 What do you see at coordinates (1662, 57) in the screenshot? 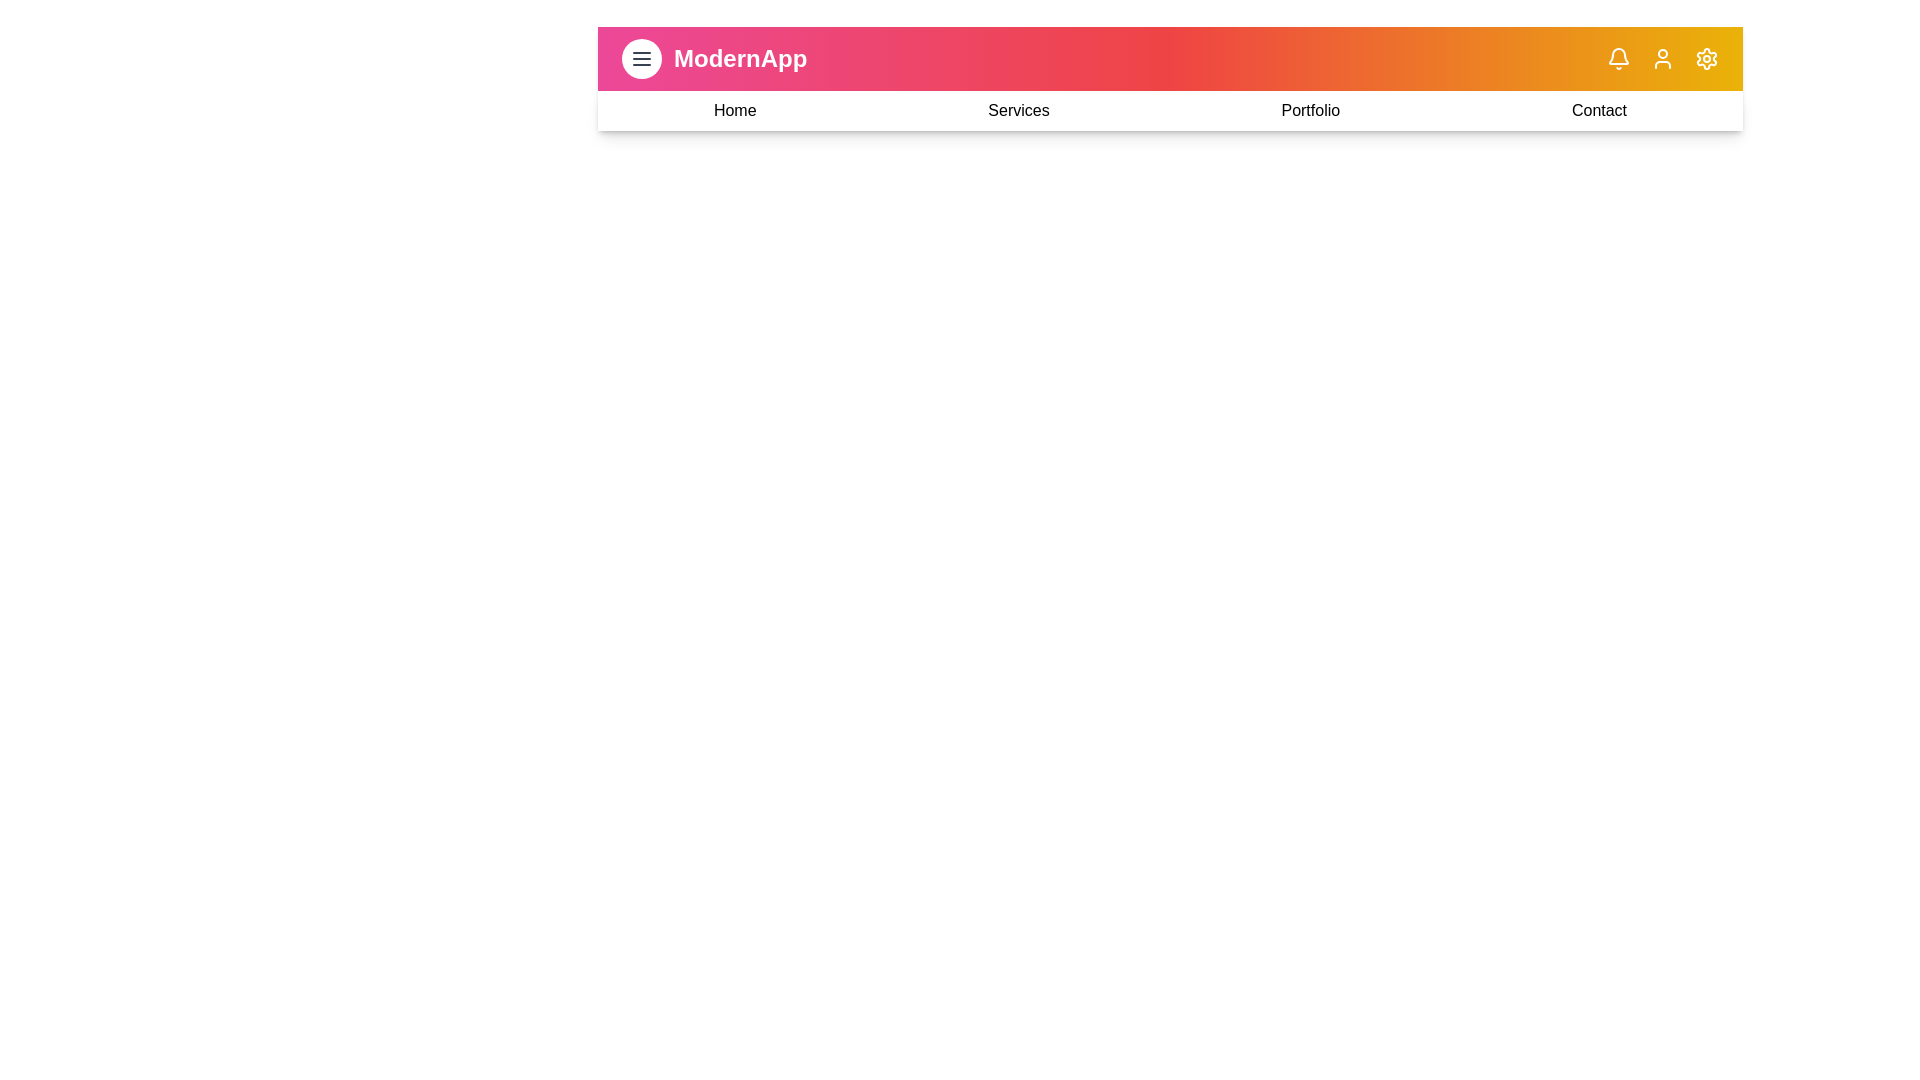
I see `the user_profile icon in the app bar` at bounding box center [1662, 57].